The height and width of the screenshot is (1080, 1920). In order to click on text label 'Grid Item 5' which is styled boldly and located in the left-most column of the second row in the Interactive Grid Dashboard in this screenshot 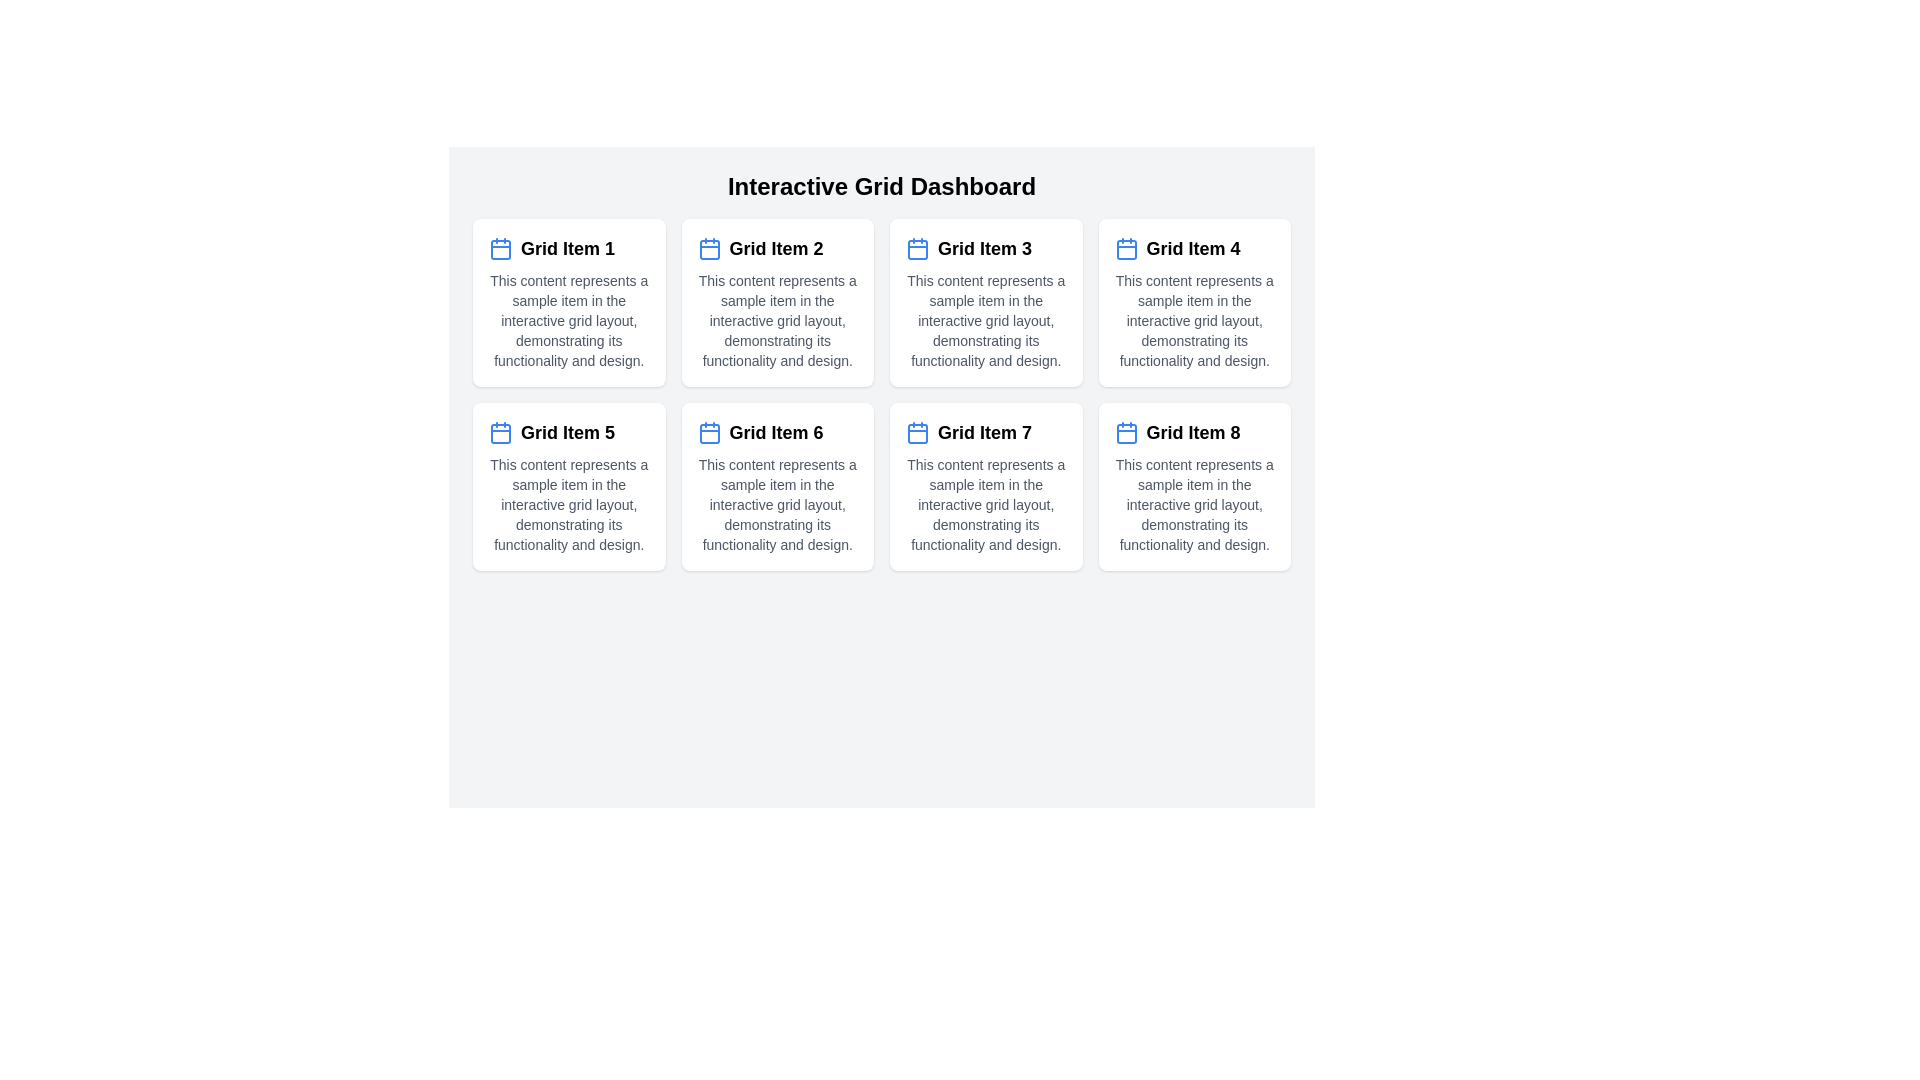, I will do `click(568, 431)`.